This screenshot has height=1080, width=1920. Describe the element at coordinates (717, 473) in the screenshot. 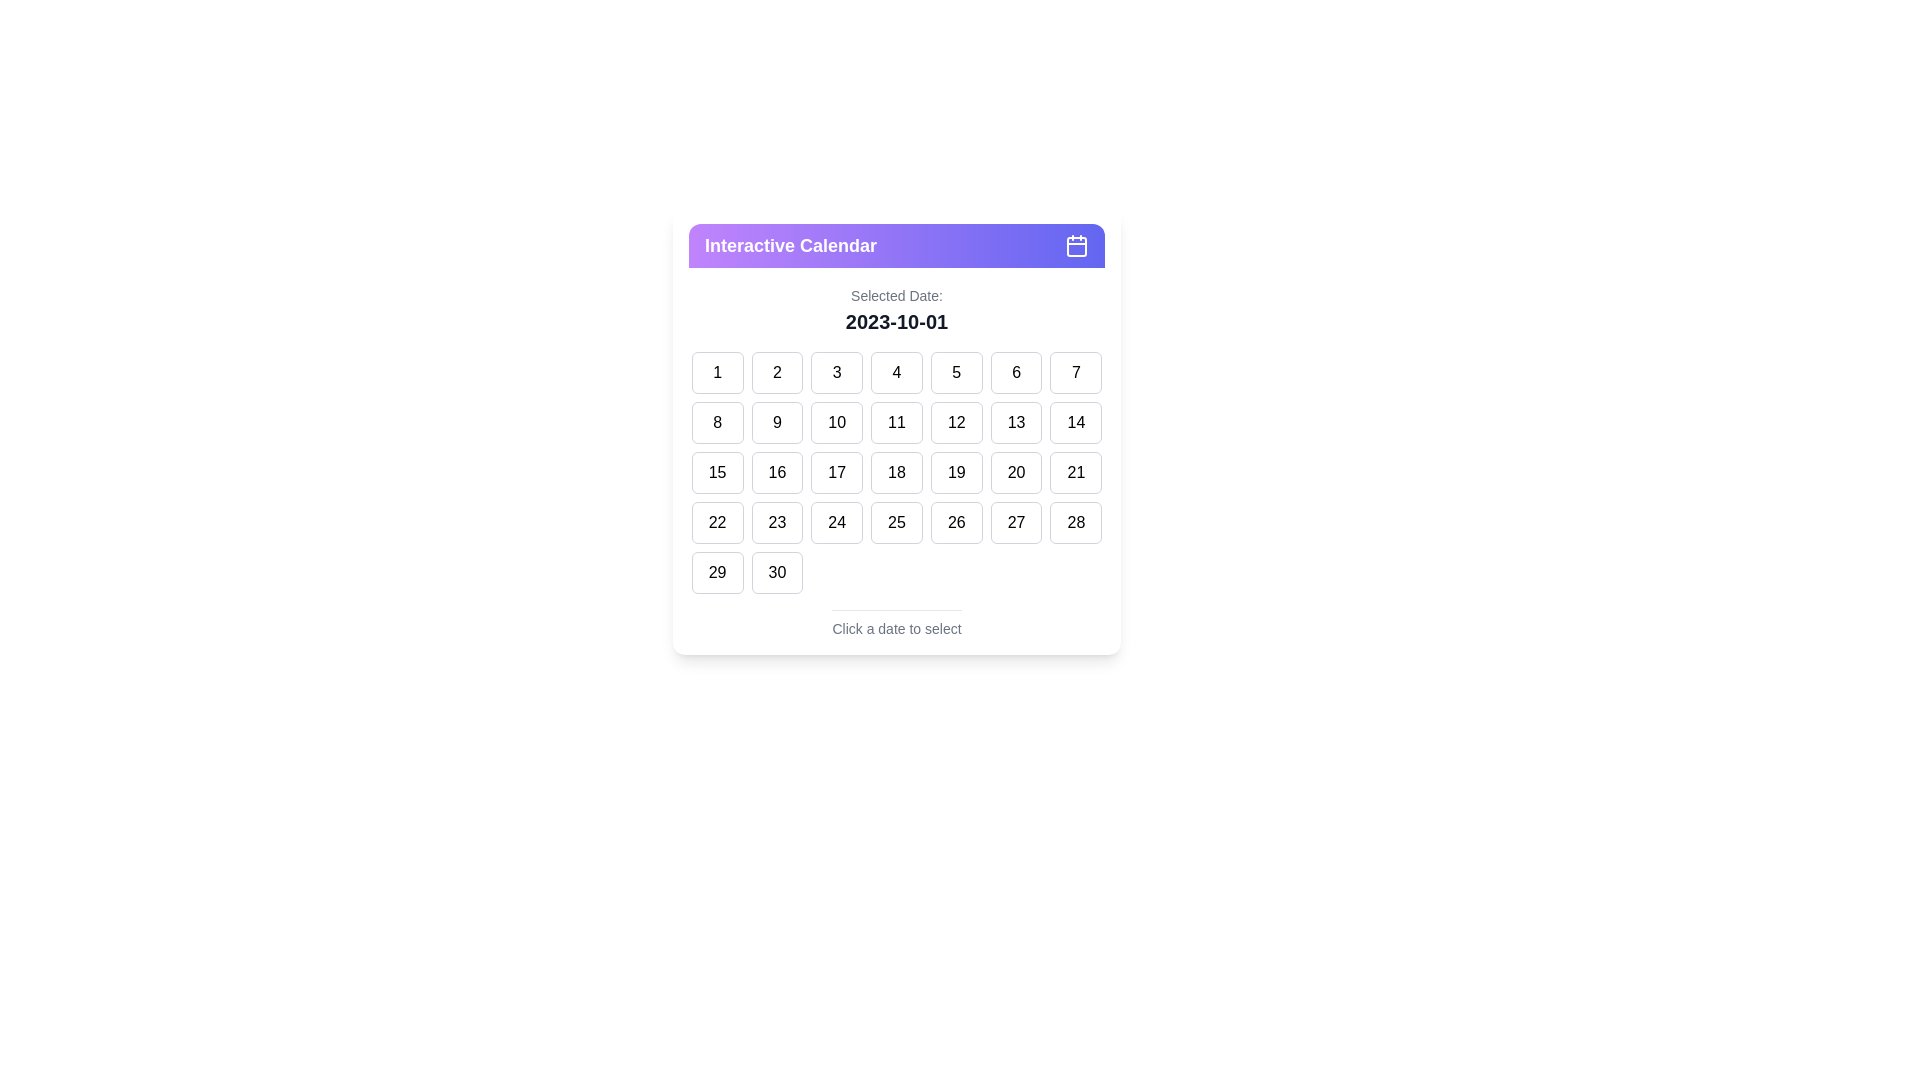

I see `the rounded rectangular button labeled '15' to observe the background color change` at that location.